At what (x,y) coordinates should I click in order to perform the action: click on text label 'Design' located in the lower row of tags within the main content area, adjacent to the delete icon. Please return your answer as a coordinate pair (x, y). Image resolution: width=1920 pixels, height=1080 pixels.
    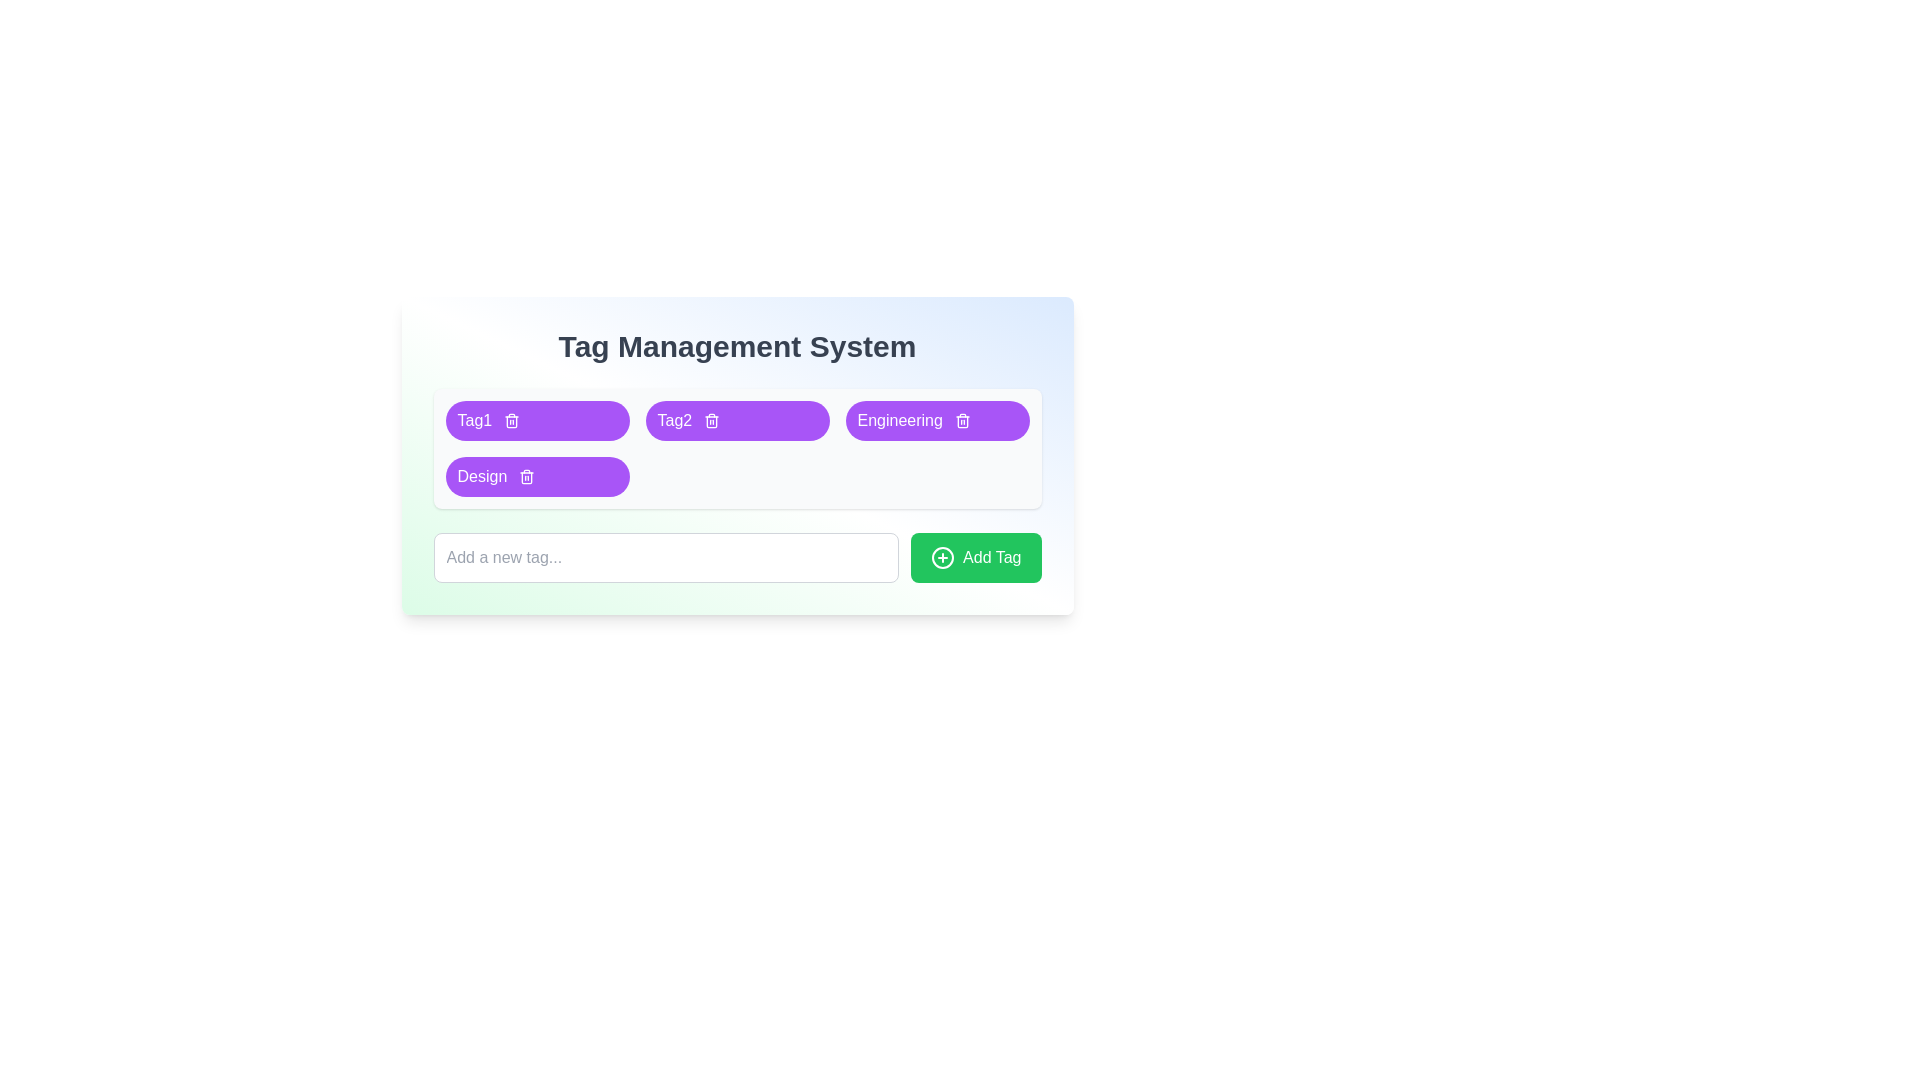
    Looking at the image, I should click on (482, 477).